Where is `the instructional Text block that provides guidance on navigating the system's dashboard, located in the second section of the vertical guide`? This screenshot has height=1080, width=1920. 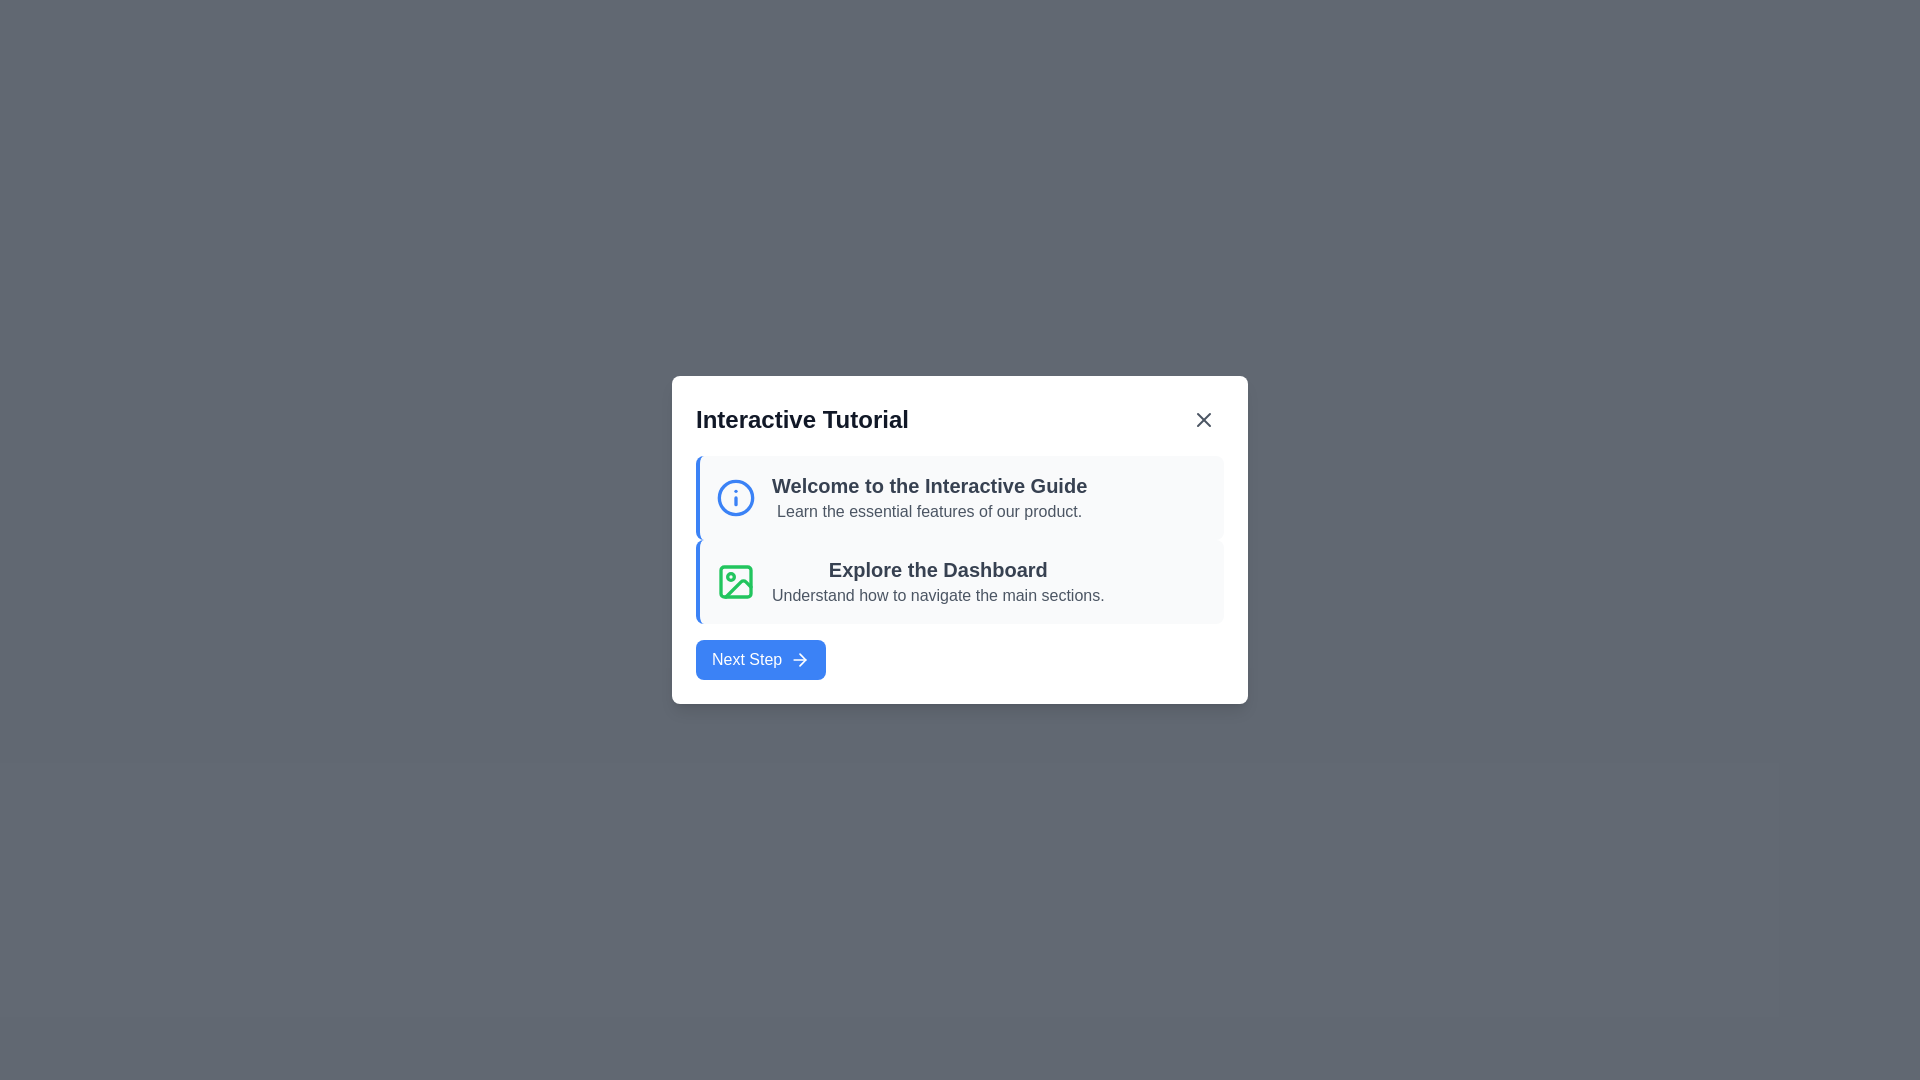 the instructional Text block that provides guidance on navigating the system's dashboard, located in the second section of the vertical guide is located at coordinates (937, 582).